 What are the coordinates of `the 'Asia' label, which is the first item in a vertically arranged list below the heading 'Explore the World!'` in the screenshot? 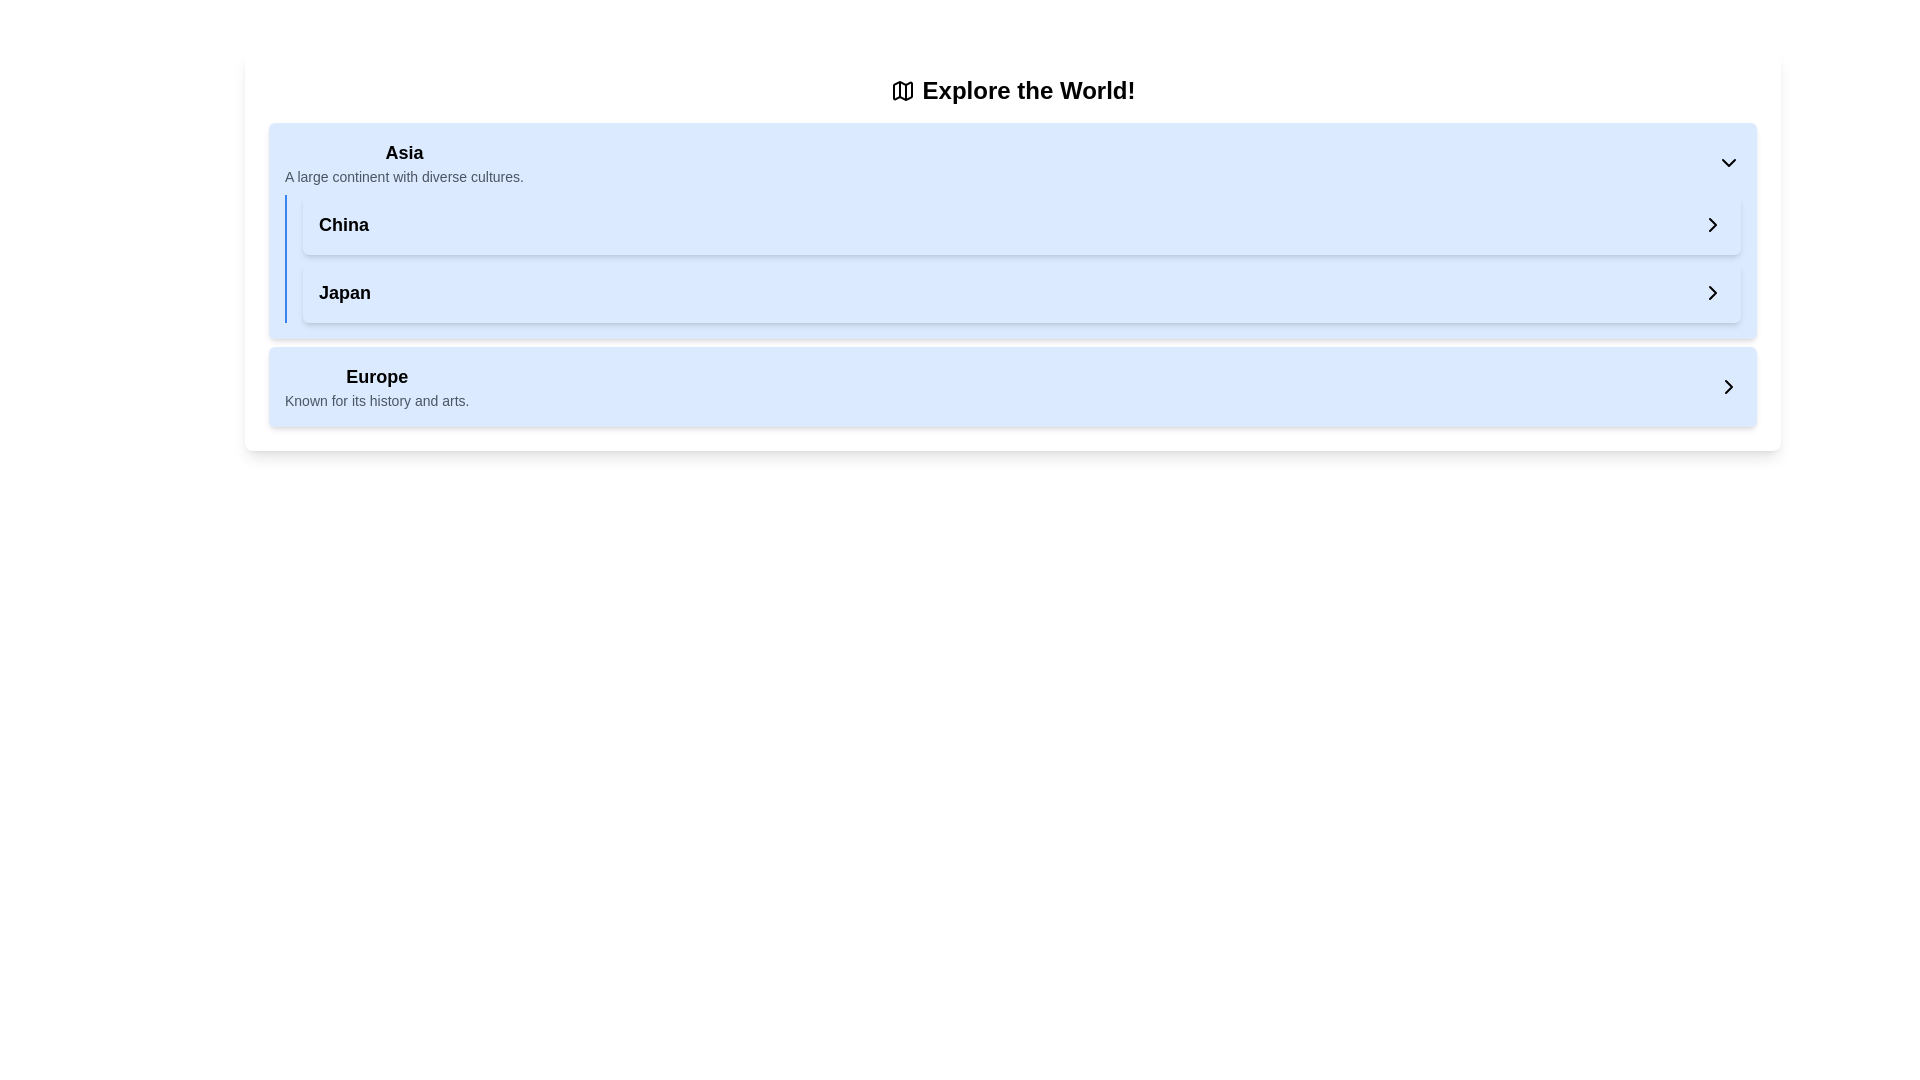 It's located at (402, 161).